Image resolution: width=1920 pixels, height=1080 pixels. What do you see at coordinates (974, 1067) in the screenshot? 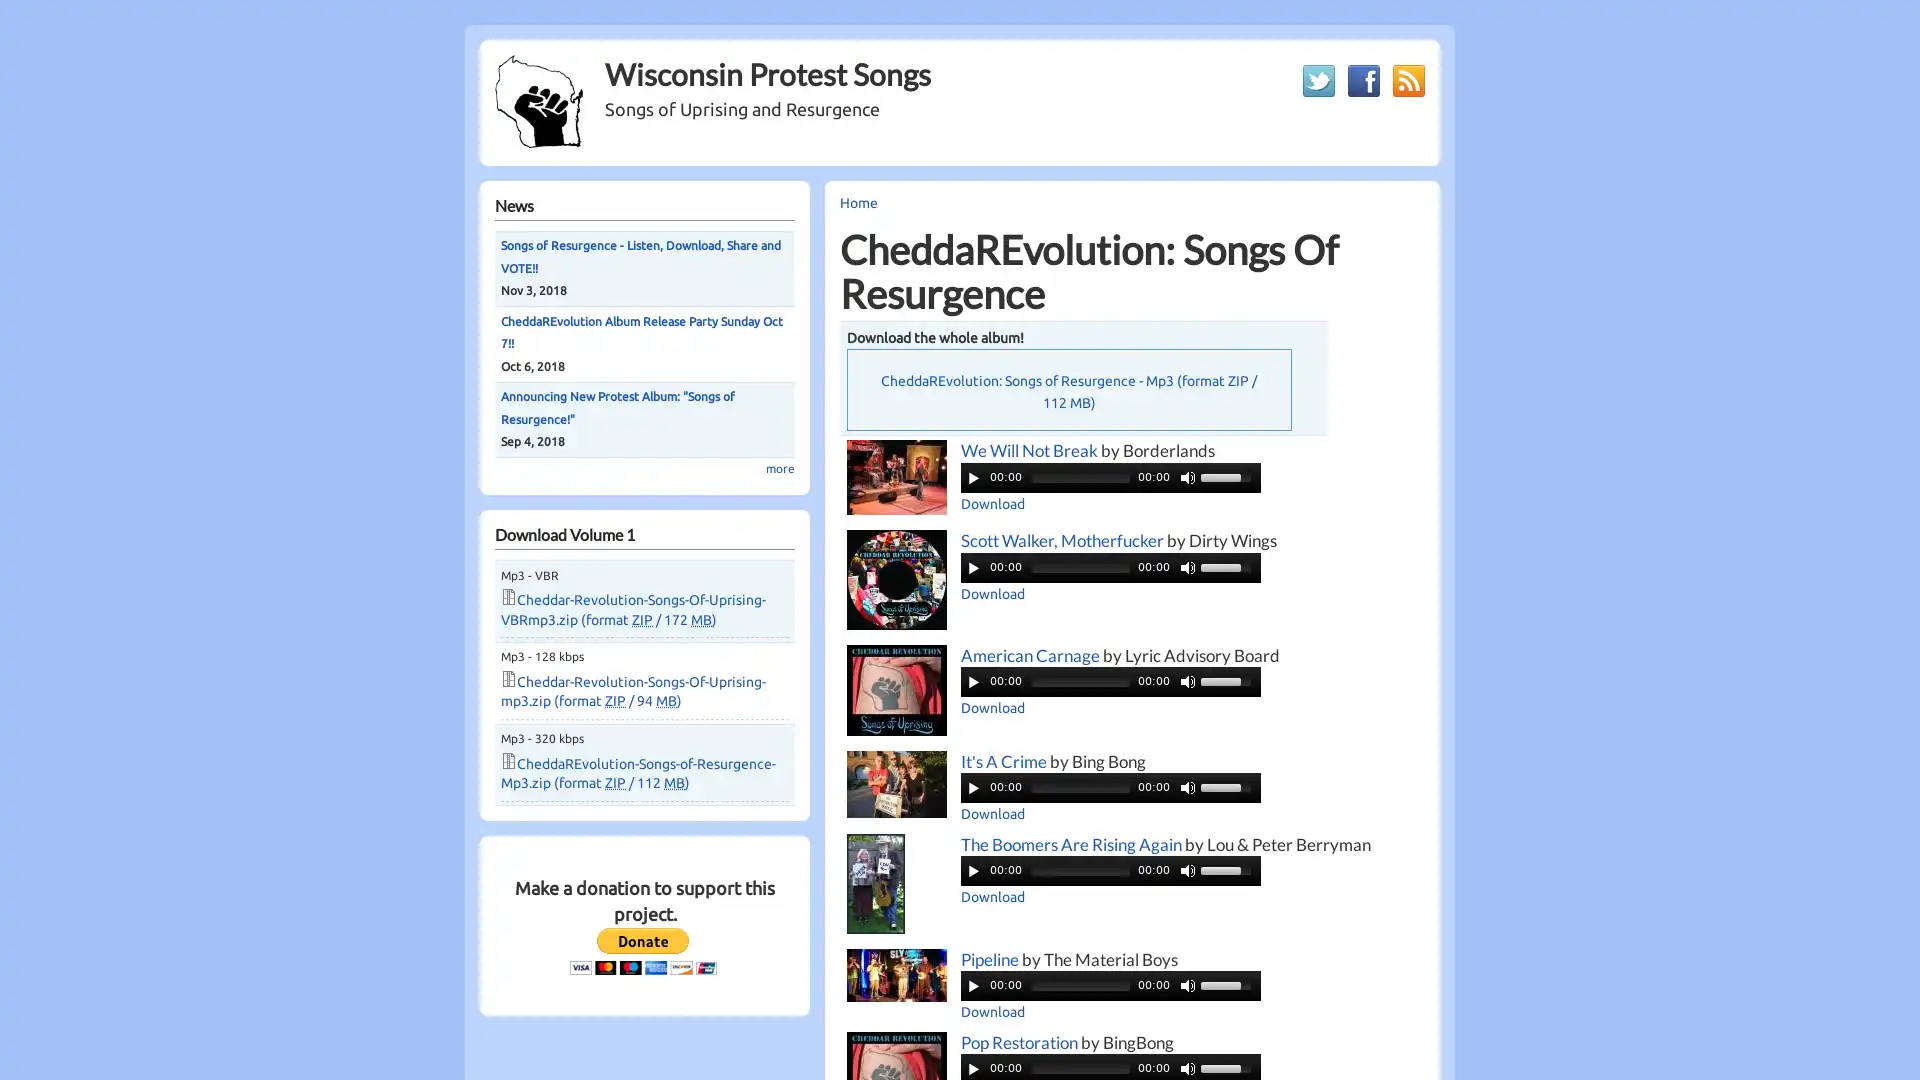
I see `Play/Pause` at bounding box center [974, 1067].